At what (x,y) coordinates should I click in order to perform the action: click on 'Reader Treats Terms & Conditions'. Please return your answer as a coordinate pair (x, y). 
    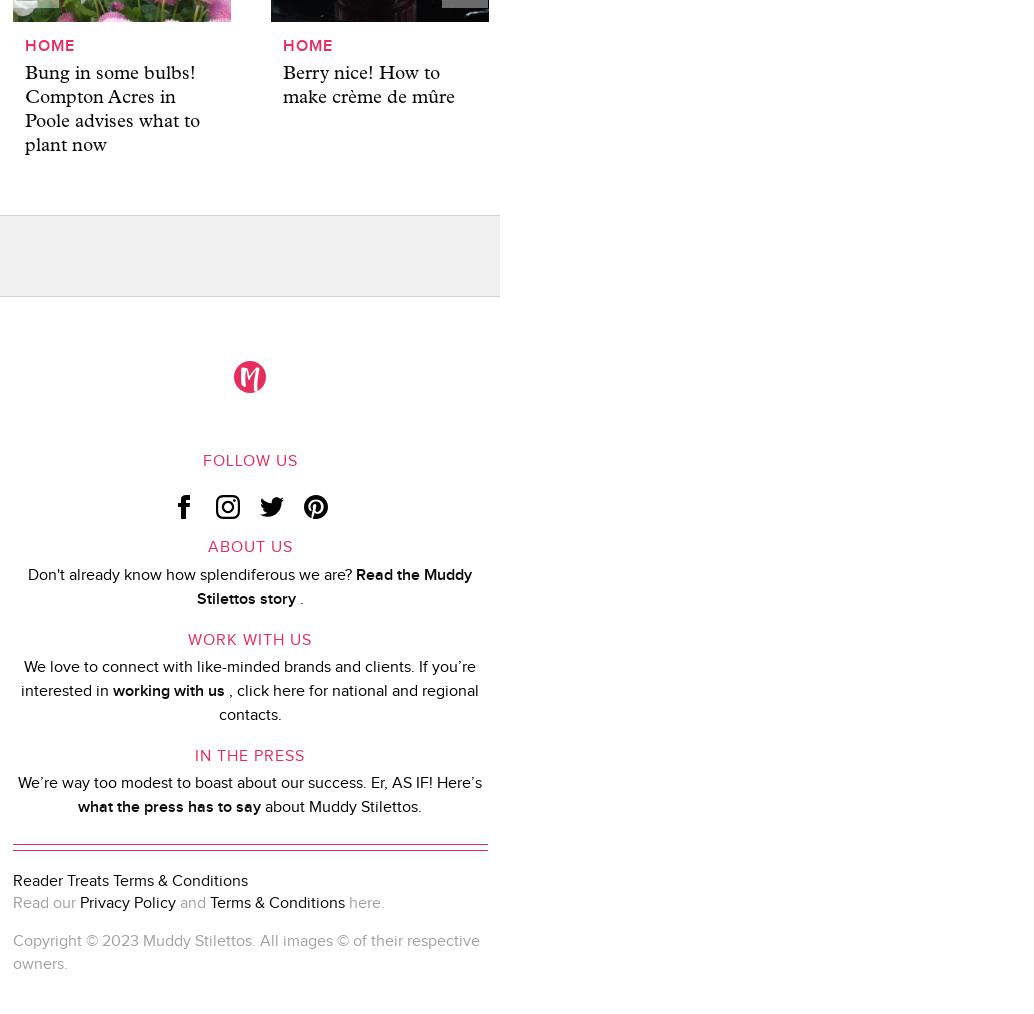
    Looking at the image, I should click on (11, 879).